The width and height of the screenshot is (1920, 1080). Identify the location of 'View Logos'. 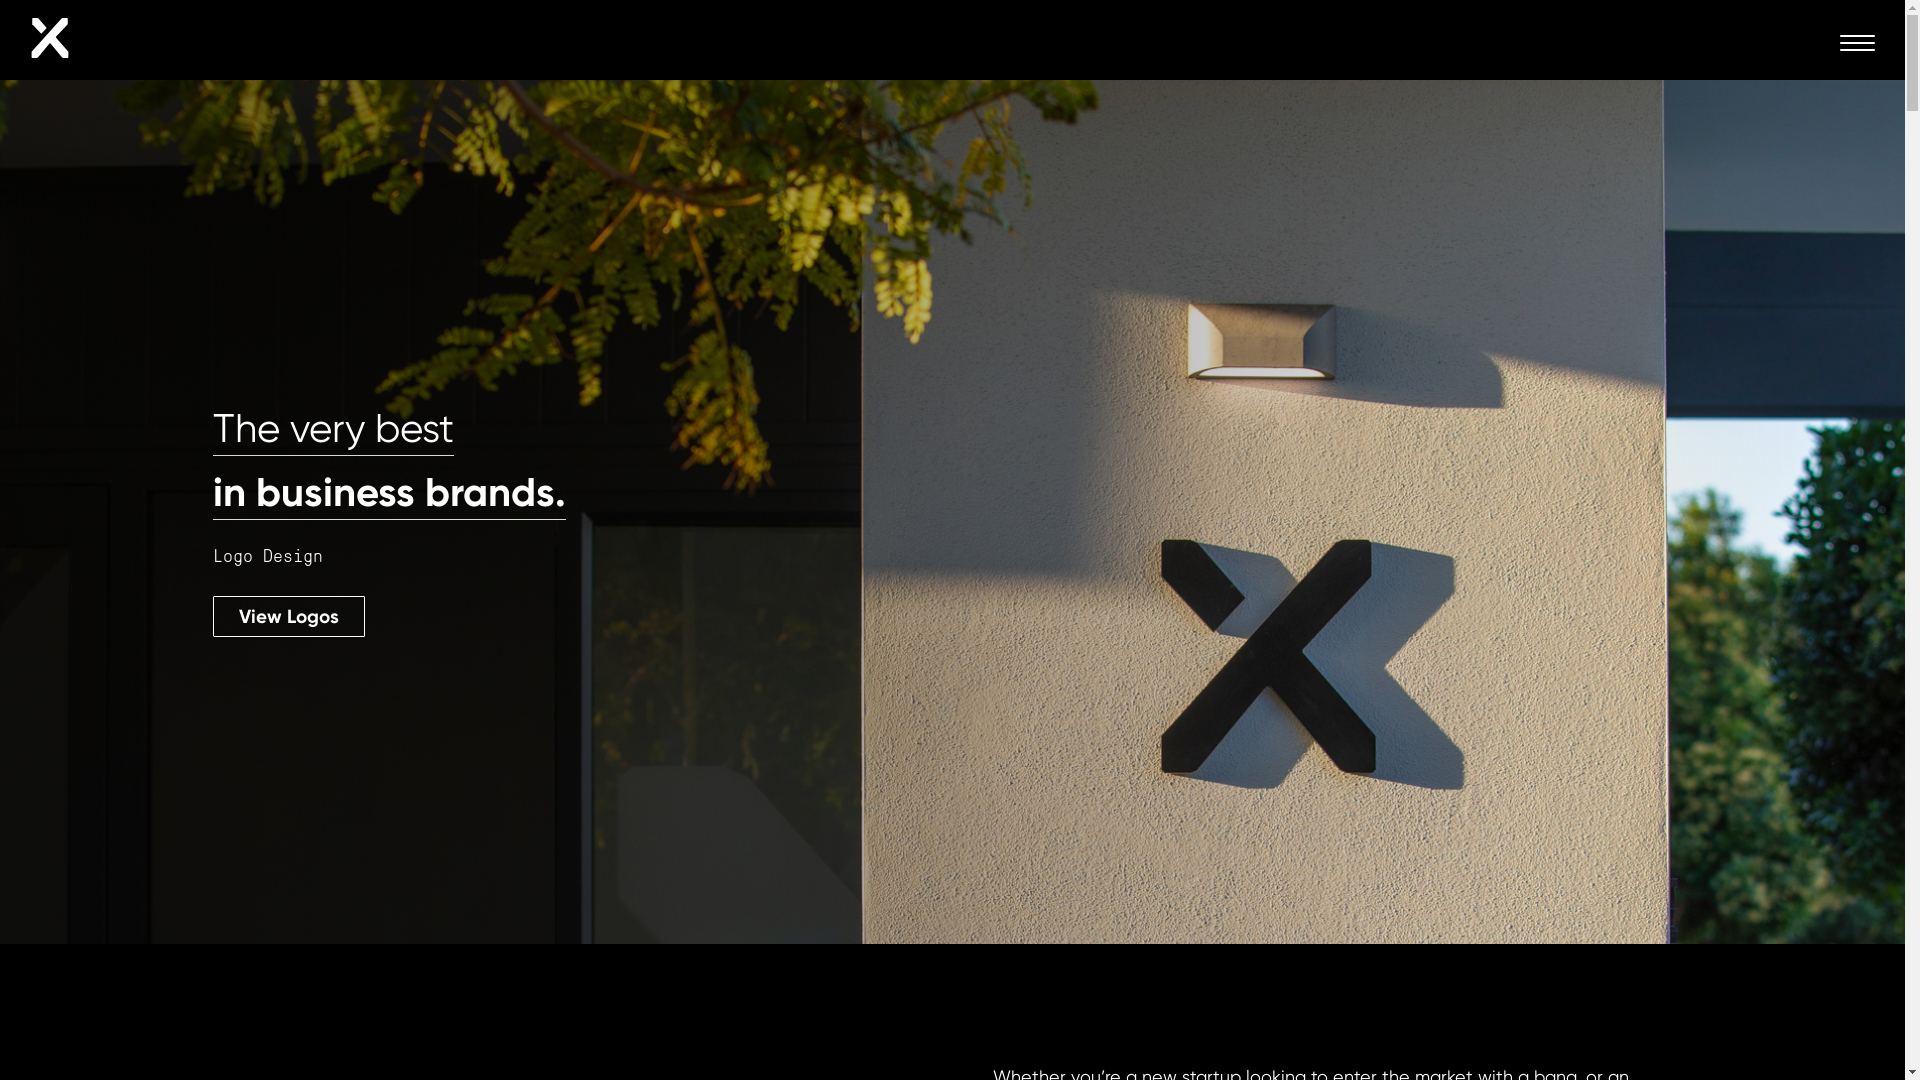
(287, 615).